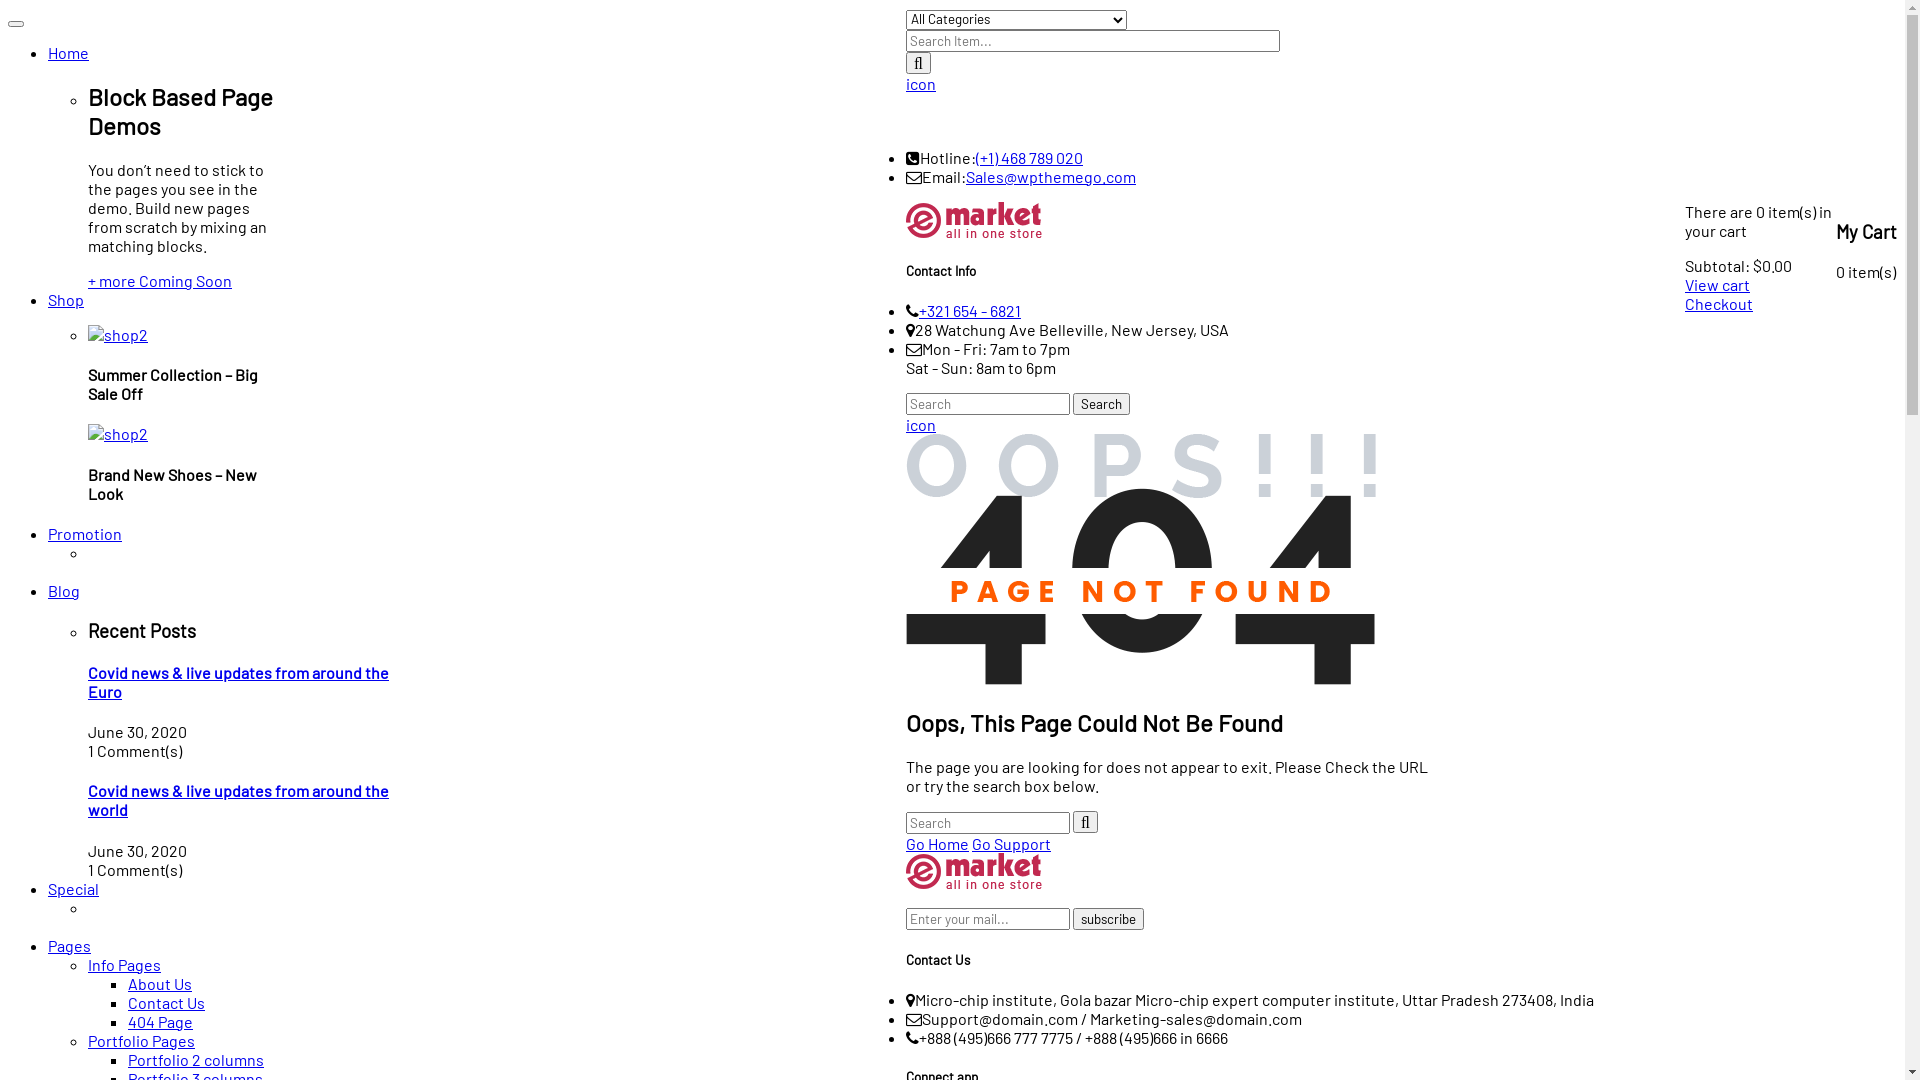 The width and height of the screenshot is (1920, 1080). I want to click on 'Portfolio 2 columns', so click(127, 1058).